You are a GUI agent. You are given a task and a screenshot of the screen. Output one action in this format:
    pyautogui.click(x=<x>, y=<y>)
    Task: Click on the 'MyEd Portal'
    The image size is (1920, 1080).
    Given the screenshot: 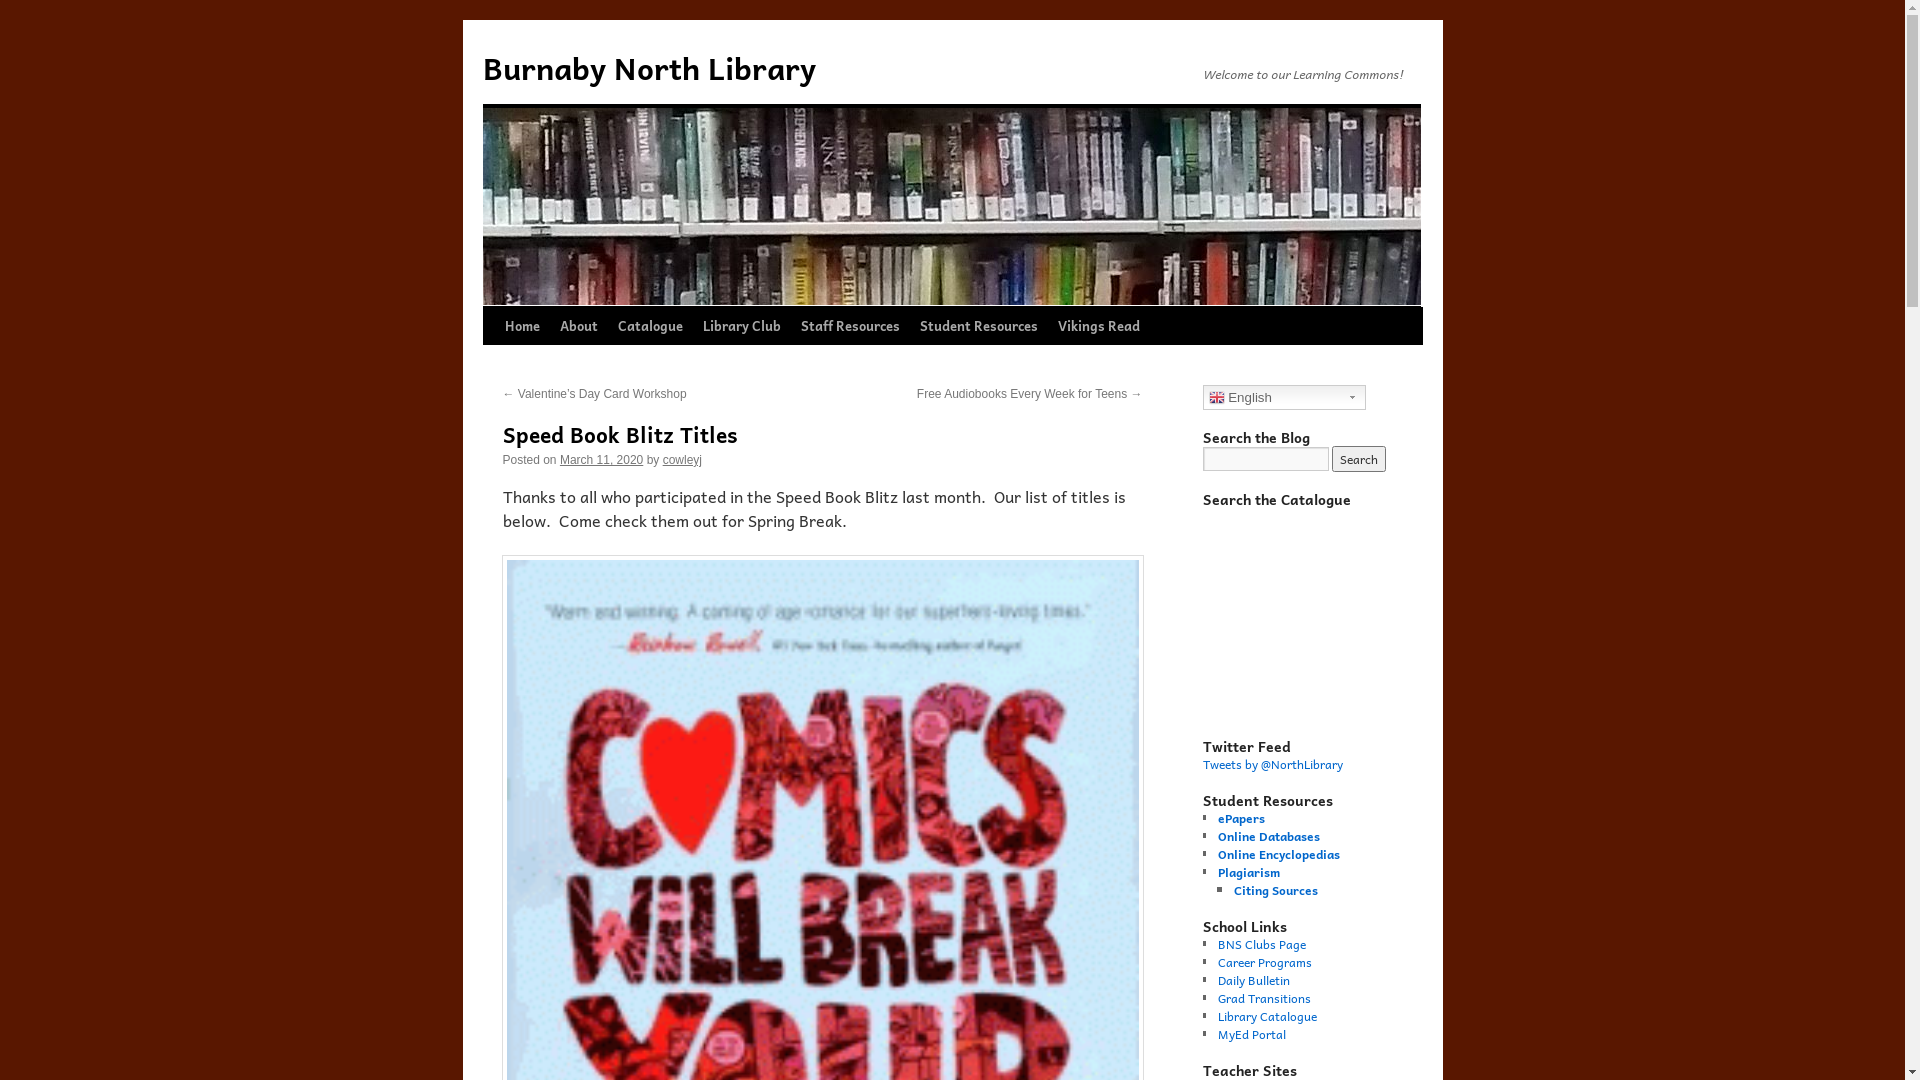 What is the action you would take?
    pyautogui.click(x=1251, y=1033)
    